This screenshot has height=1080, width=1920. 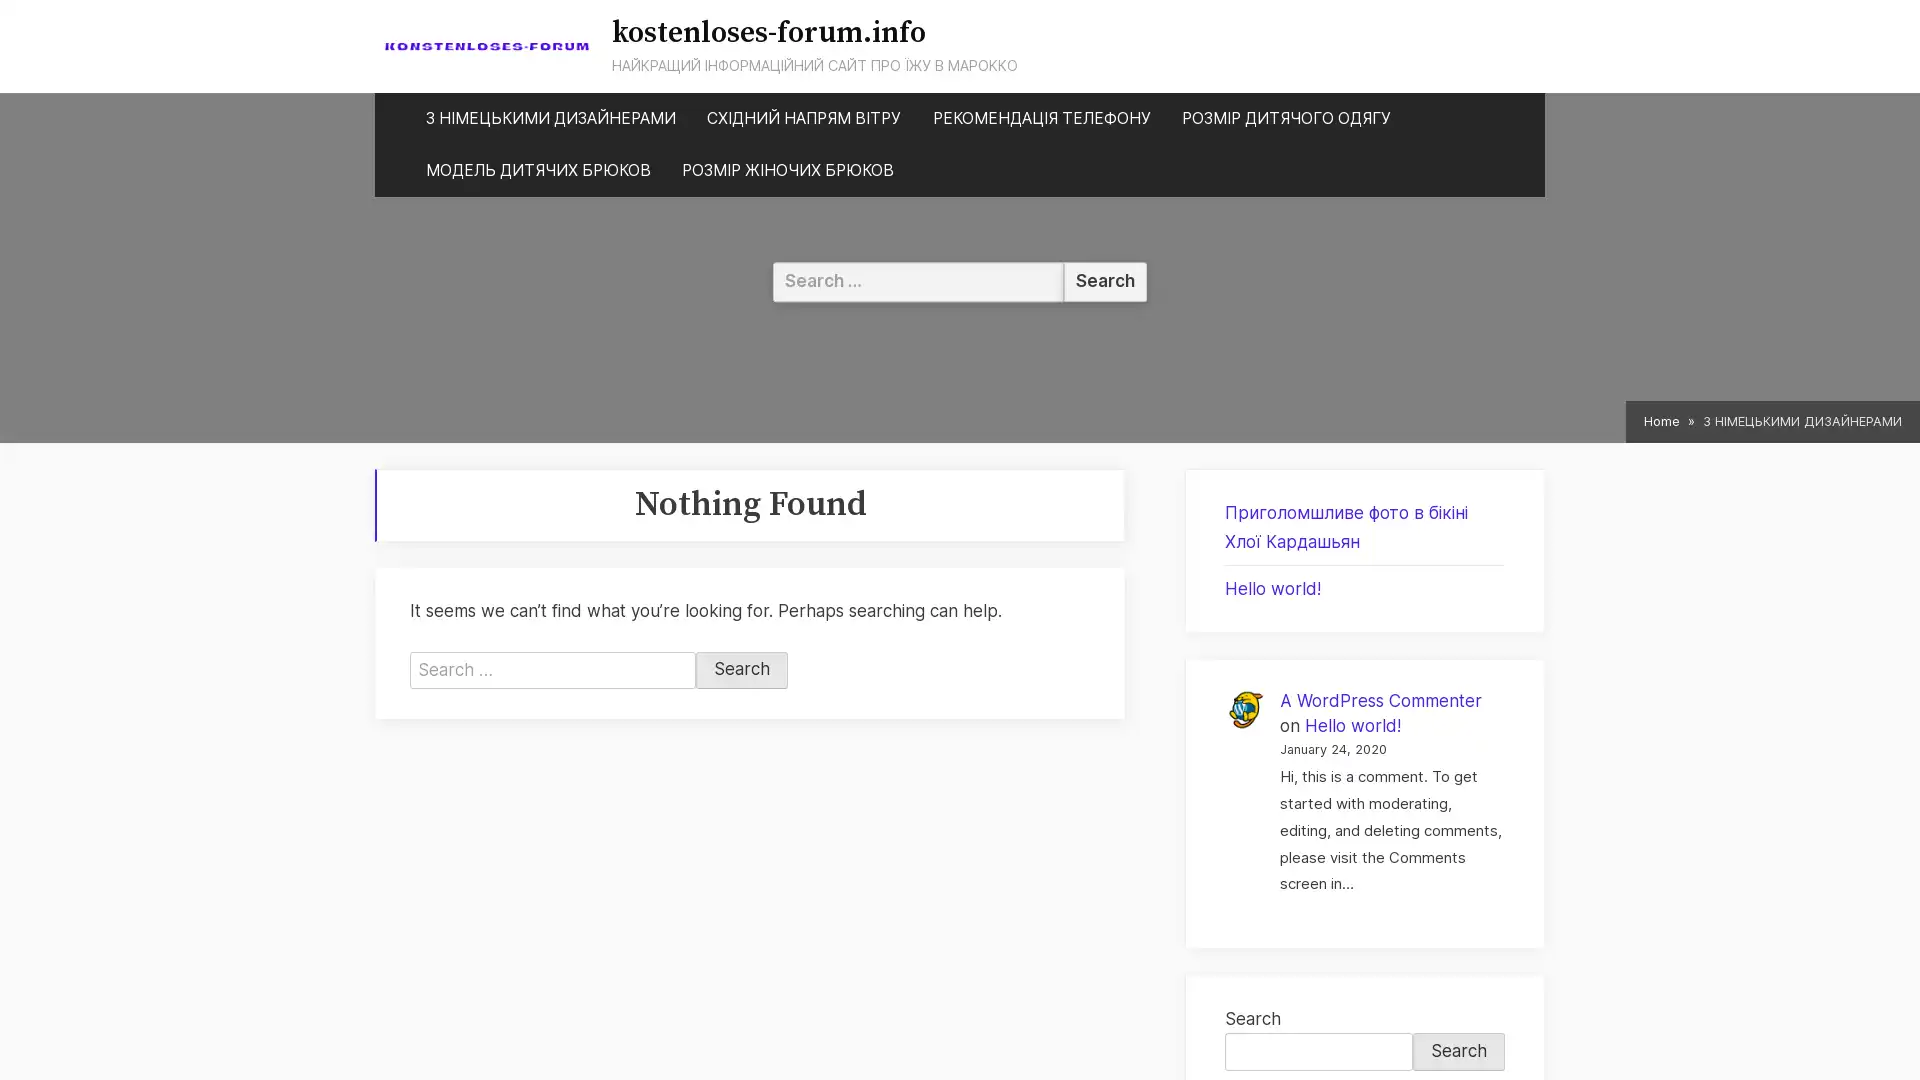 What do you see at coordinates (1459, 1050) in the screenshot?
I see `Search` at bounding box center [1459, 1050].